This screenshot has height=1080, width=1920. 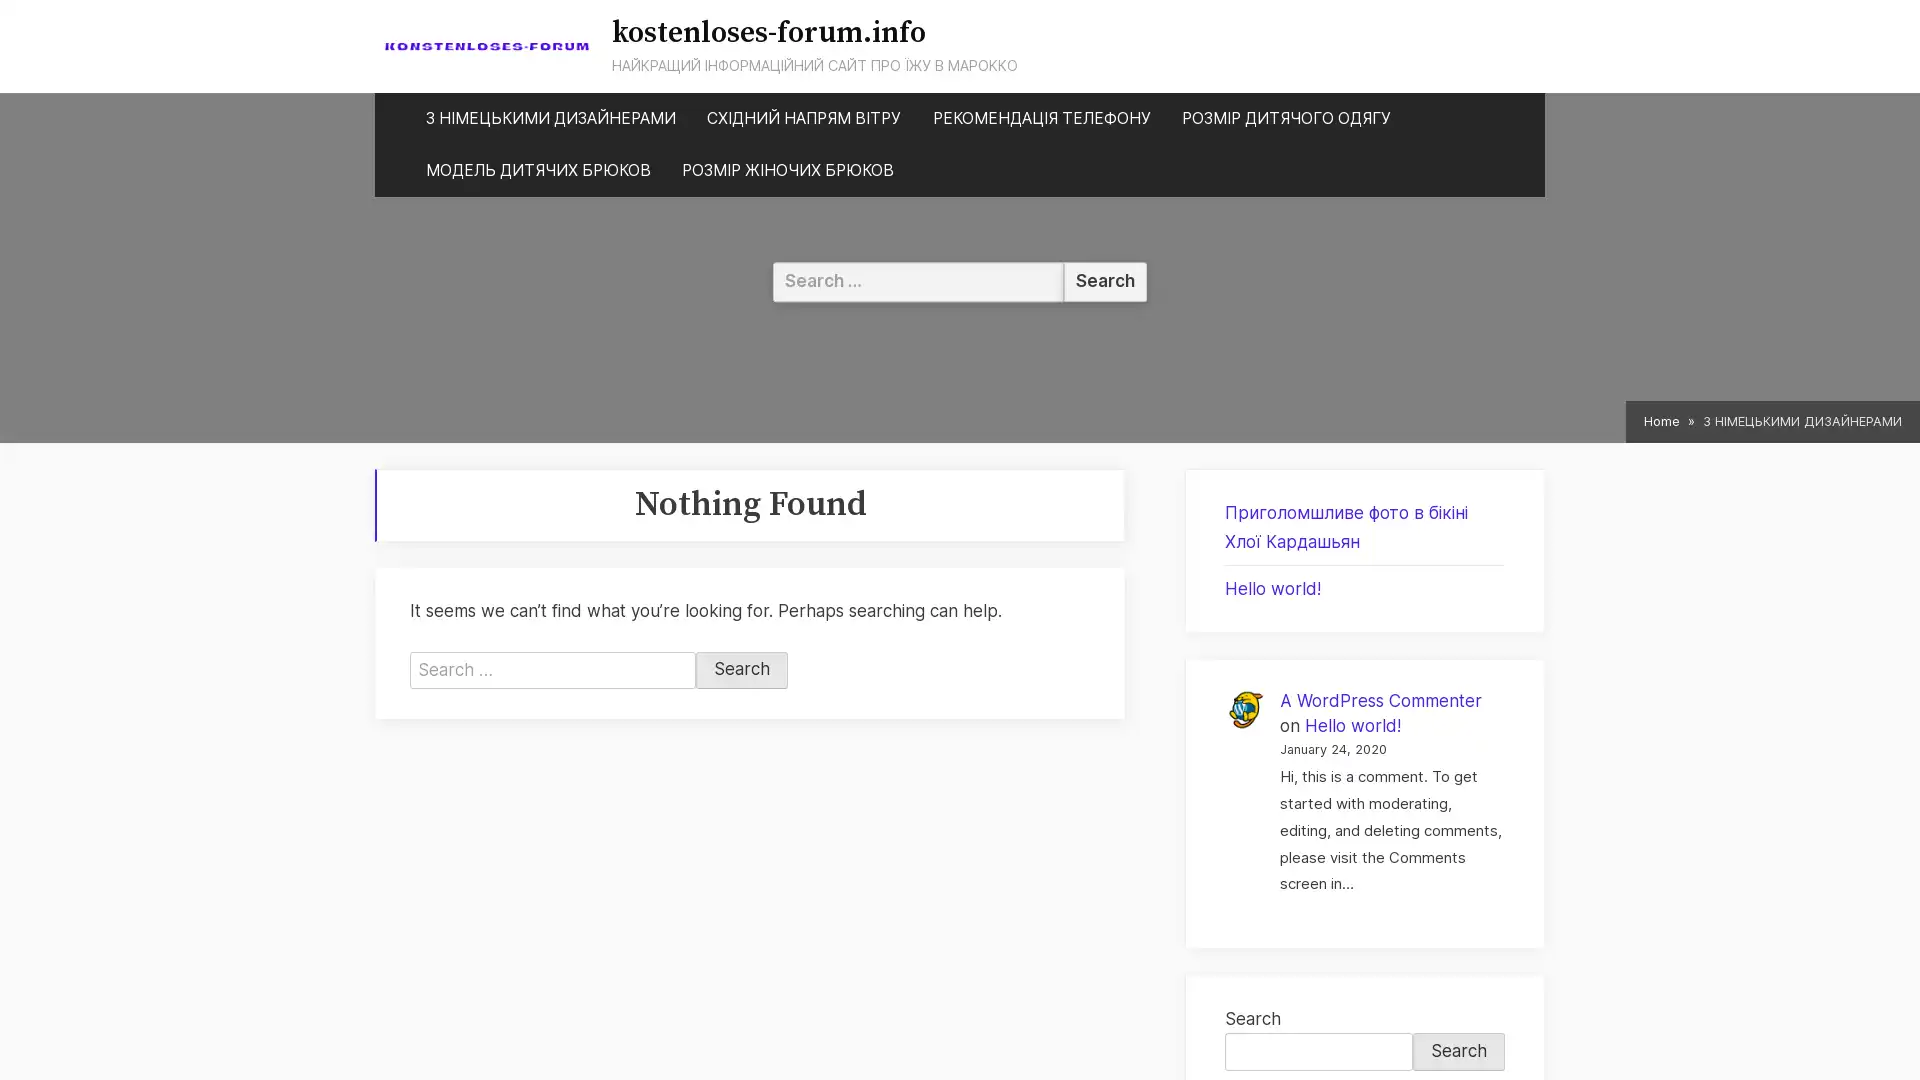 What do you see at coordinates (1459, 1050) in the screenshot?
I see `Search` at bounding box center [1459, 1050].